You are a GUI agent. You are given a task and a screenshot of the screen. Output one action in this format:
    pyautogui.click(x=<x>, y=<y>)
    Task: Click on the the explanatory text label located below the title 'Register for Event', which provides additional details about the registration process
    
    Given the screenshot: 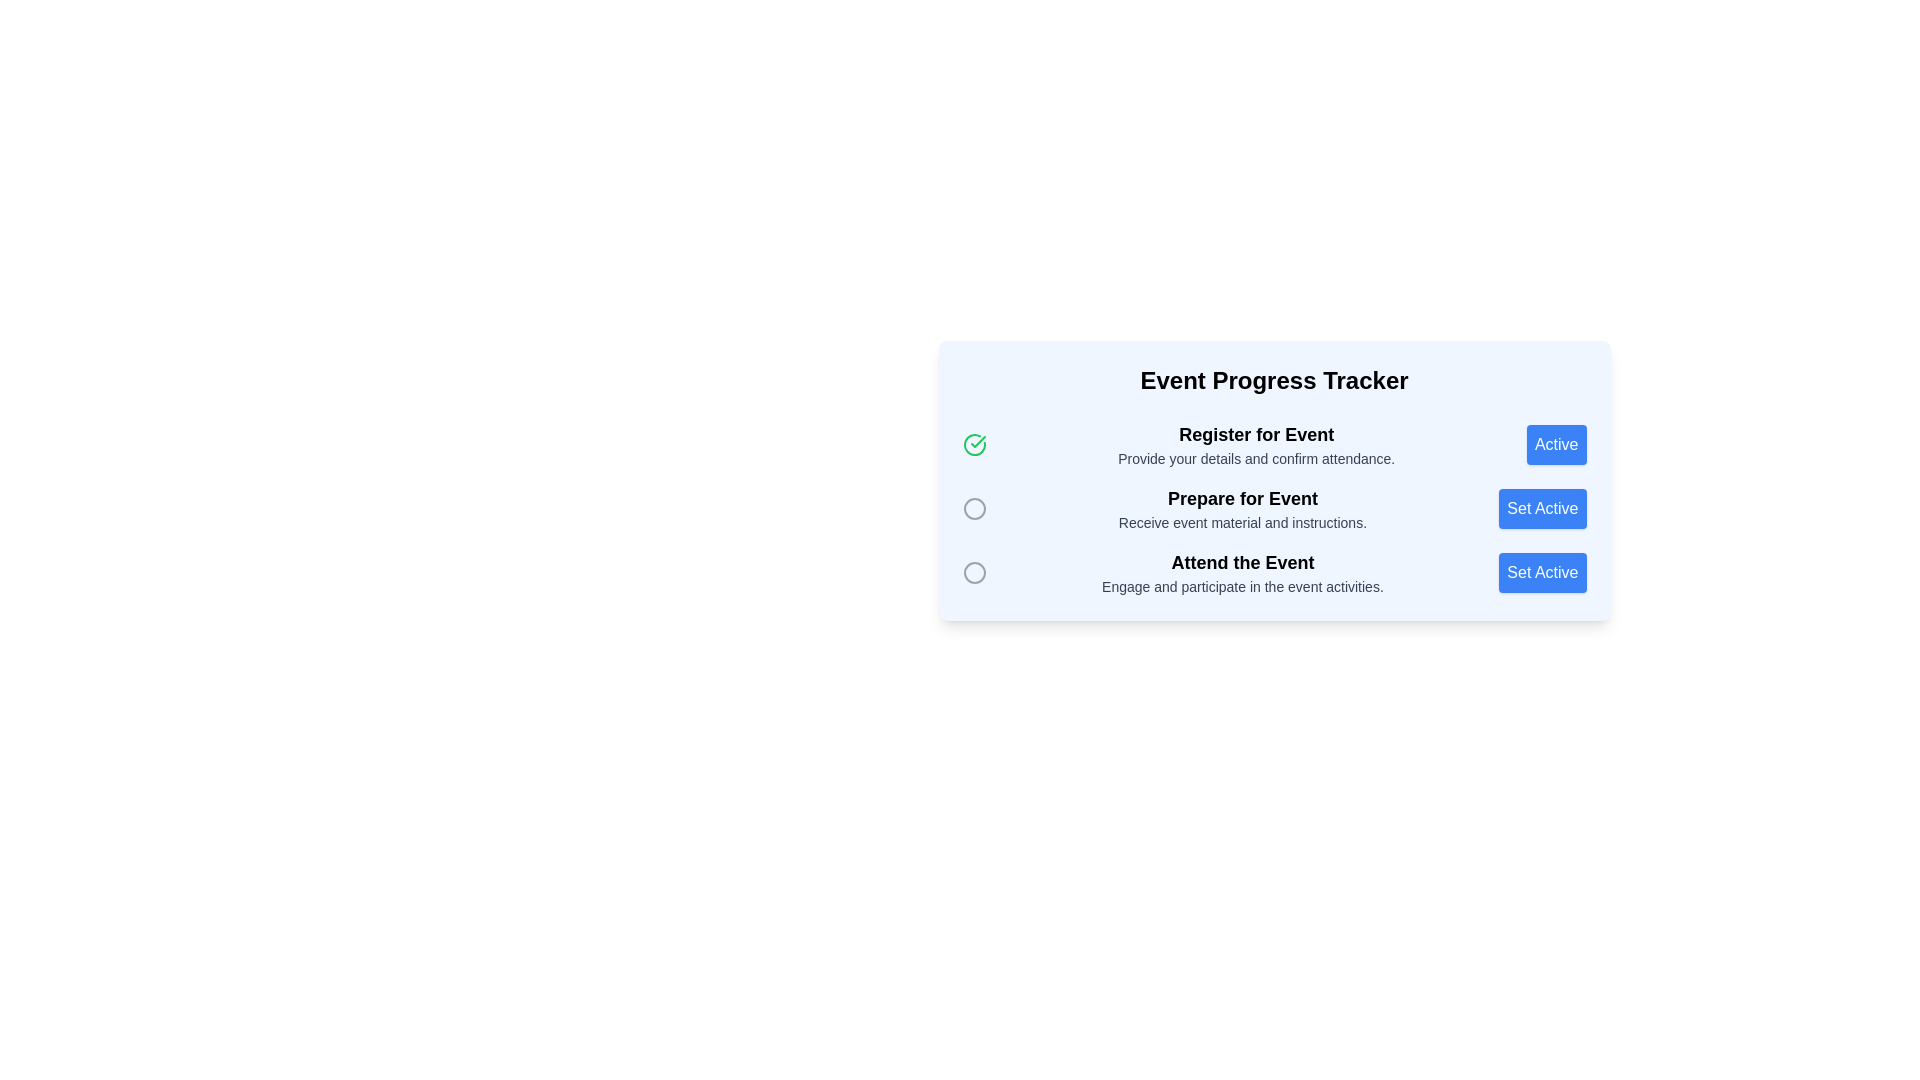 What is the action you would take?
    pyautogui.click(x=1255, y=459)
    